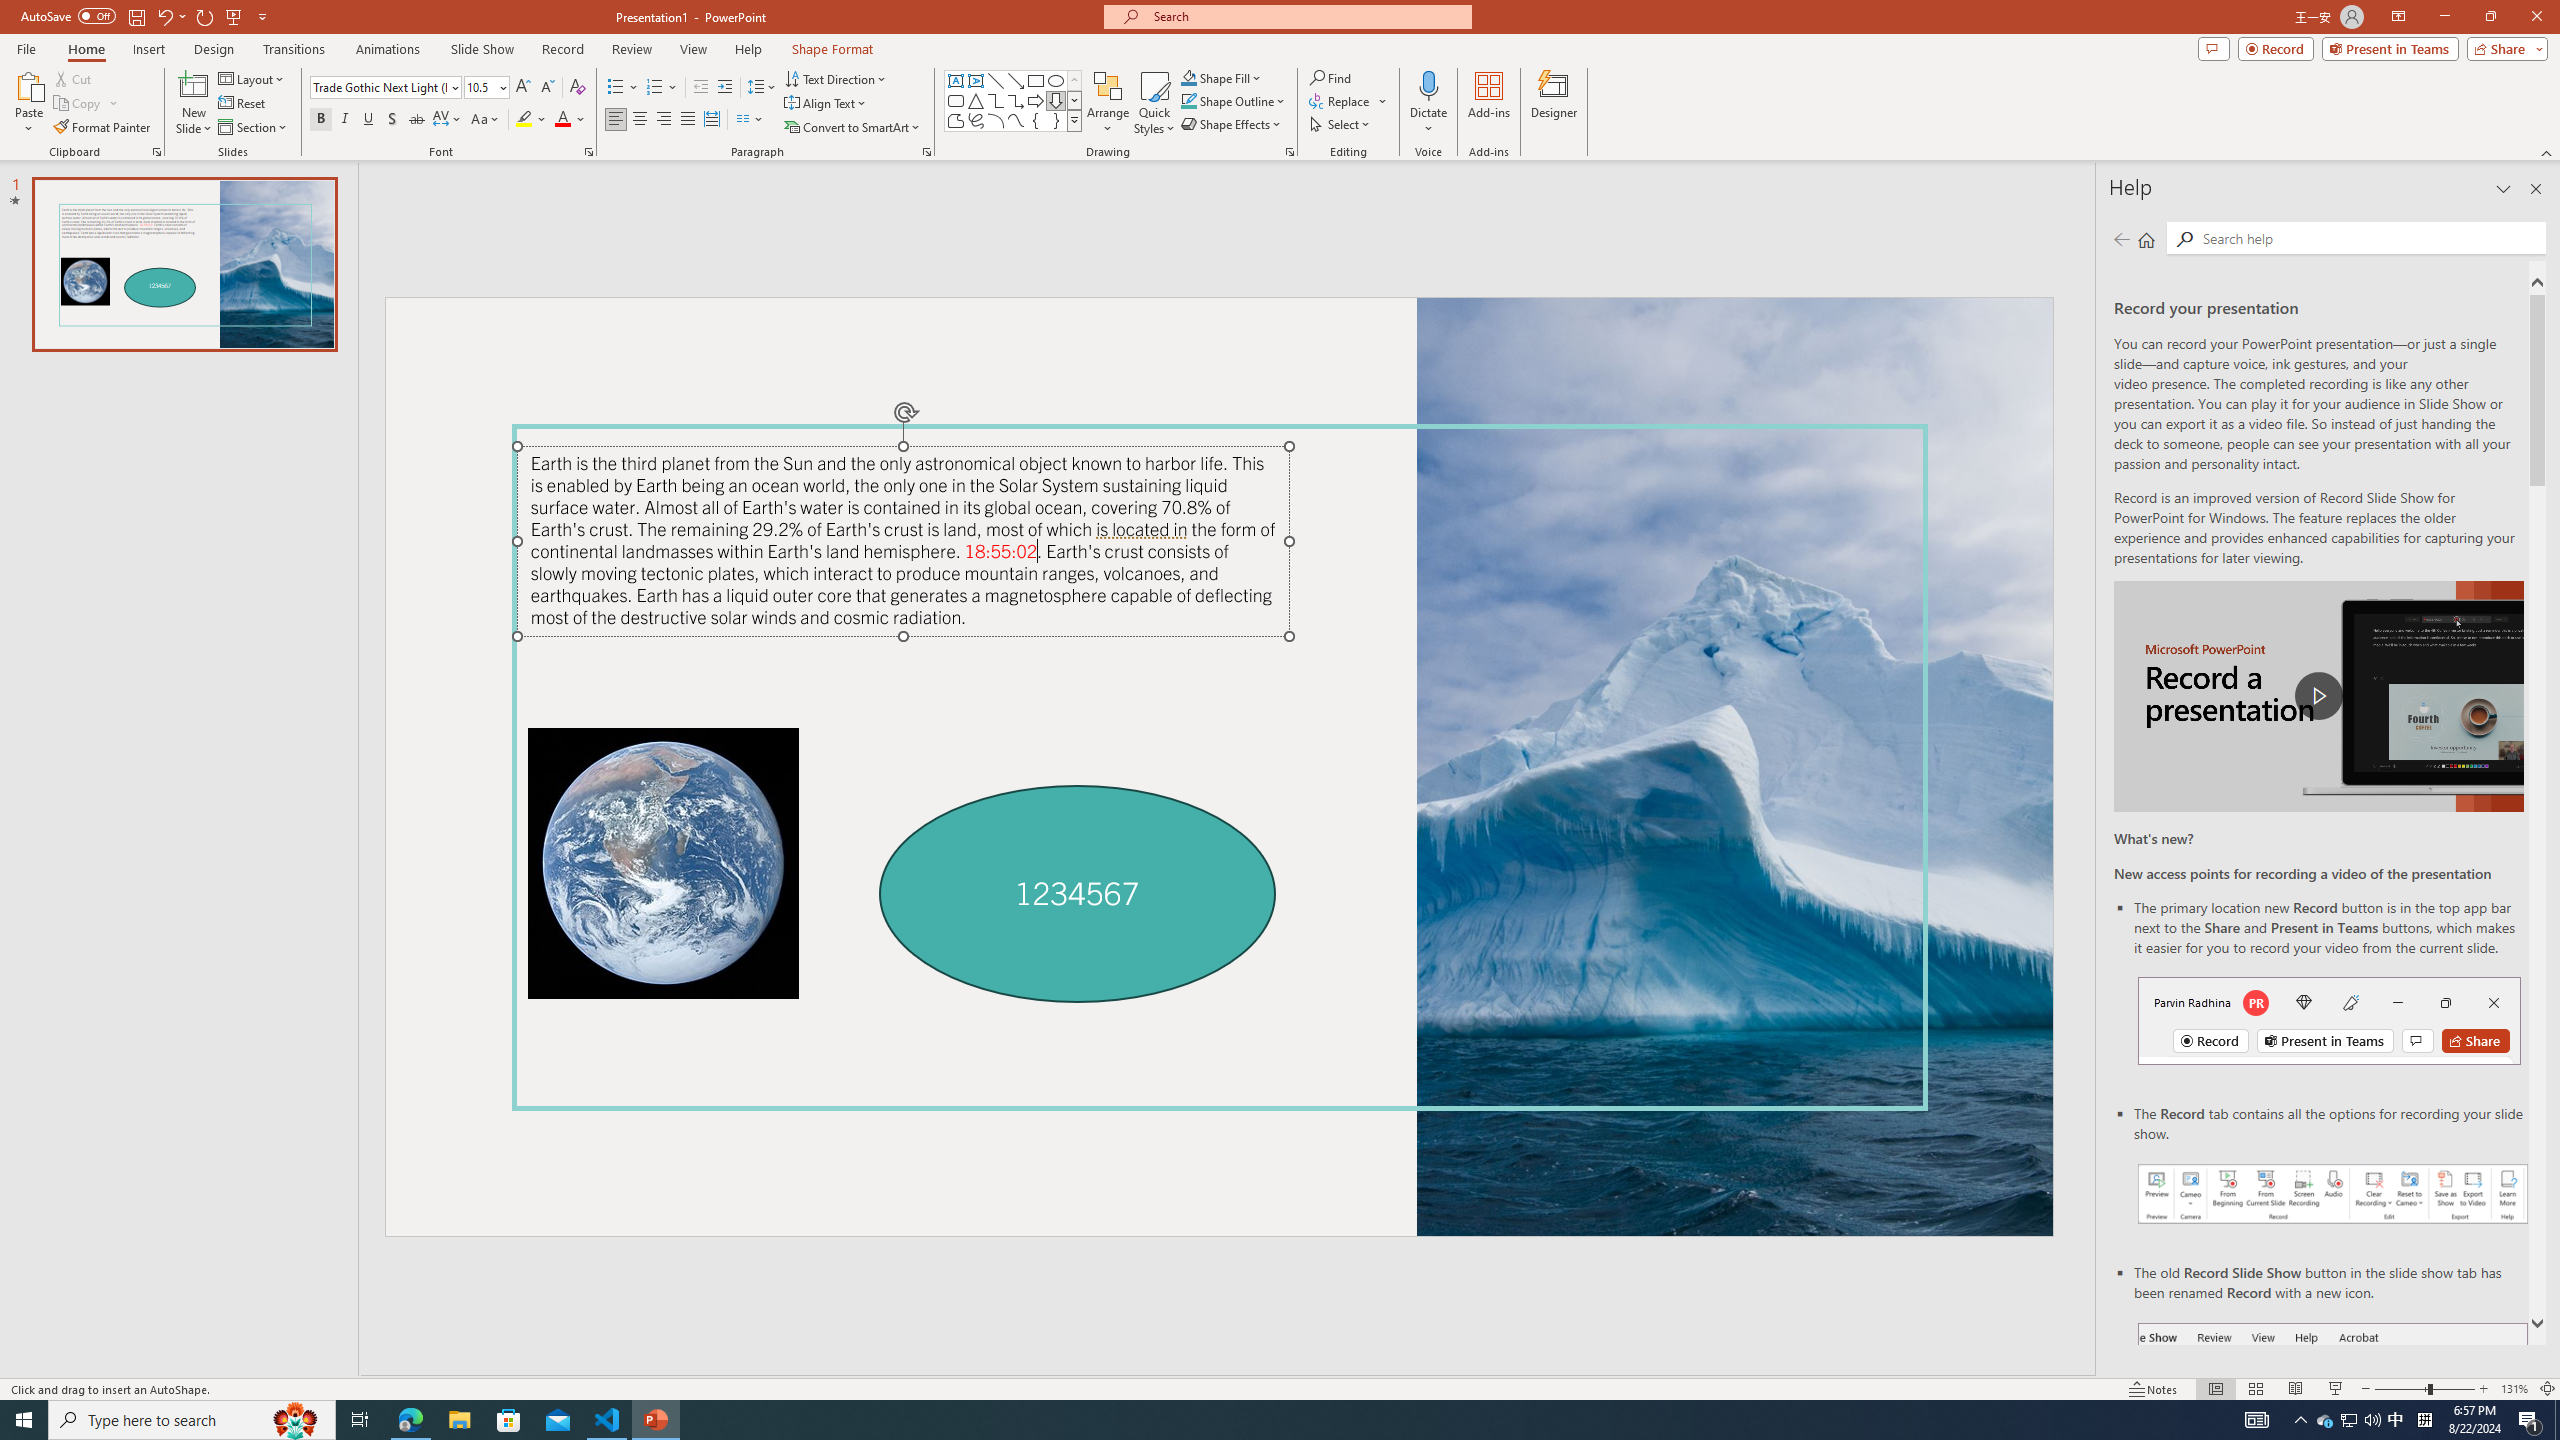 The image size is (2560, 1440). What do you see at coordinates (253, 127) in the screenshot?
I see `'Section'` at bounding box center [253, 127].